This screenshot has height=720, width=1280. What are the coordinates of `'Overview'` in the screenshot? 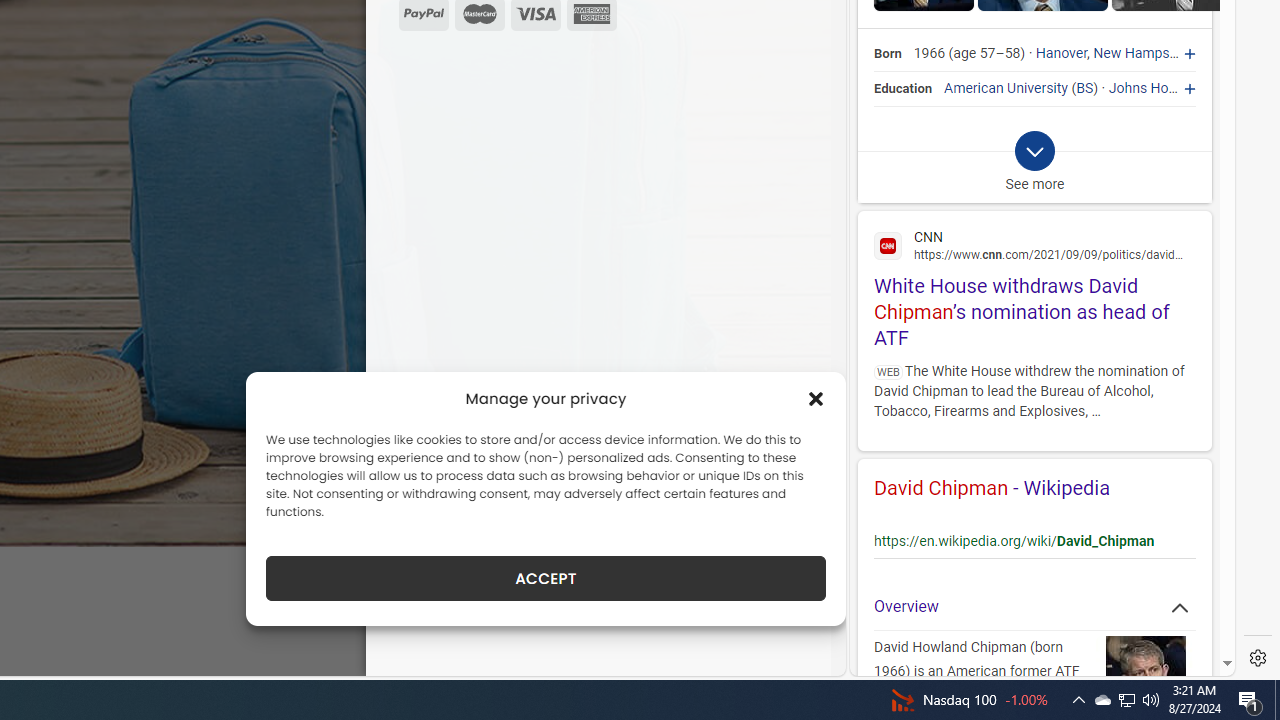 It's located at (1034, 606).